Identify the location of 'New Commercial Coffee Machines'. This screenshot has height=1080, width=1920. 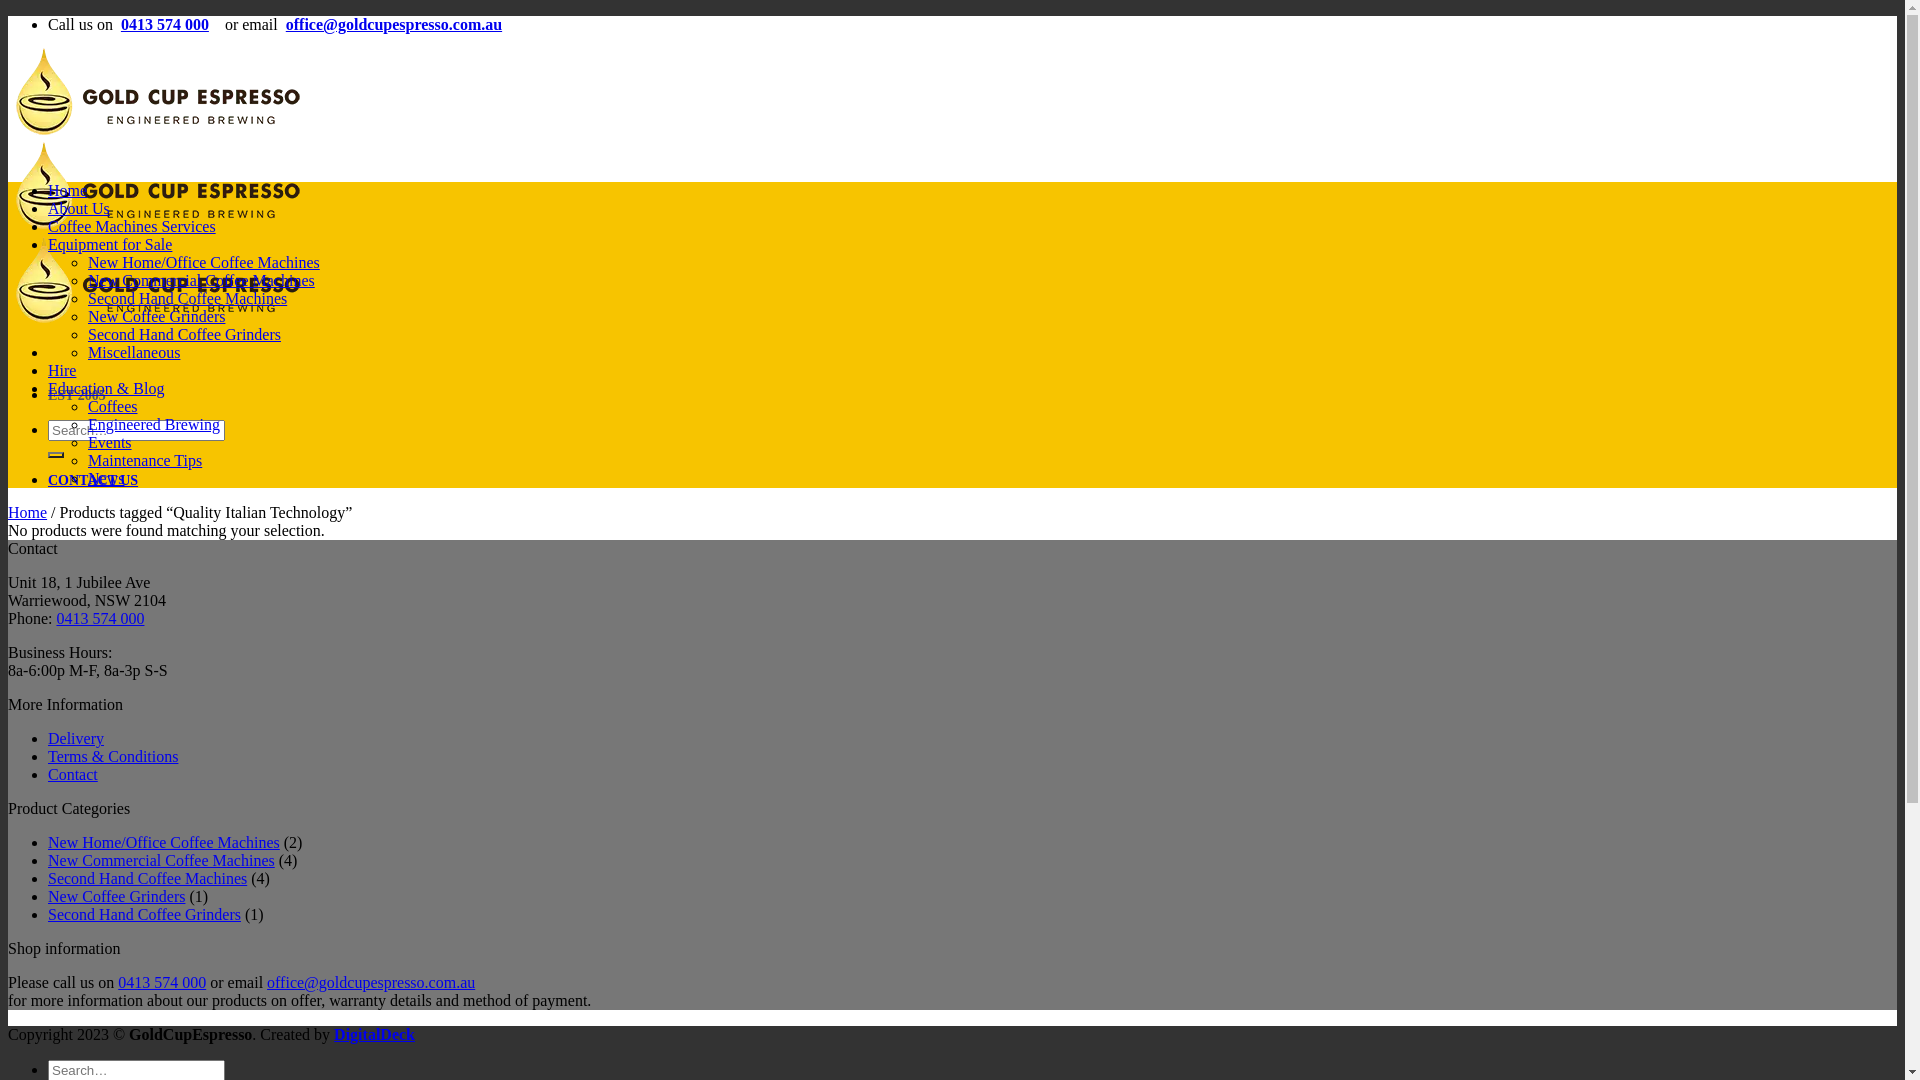
(161, 859).